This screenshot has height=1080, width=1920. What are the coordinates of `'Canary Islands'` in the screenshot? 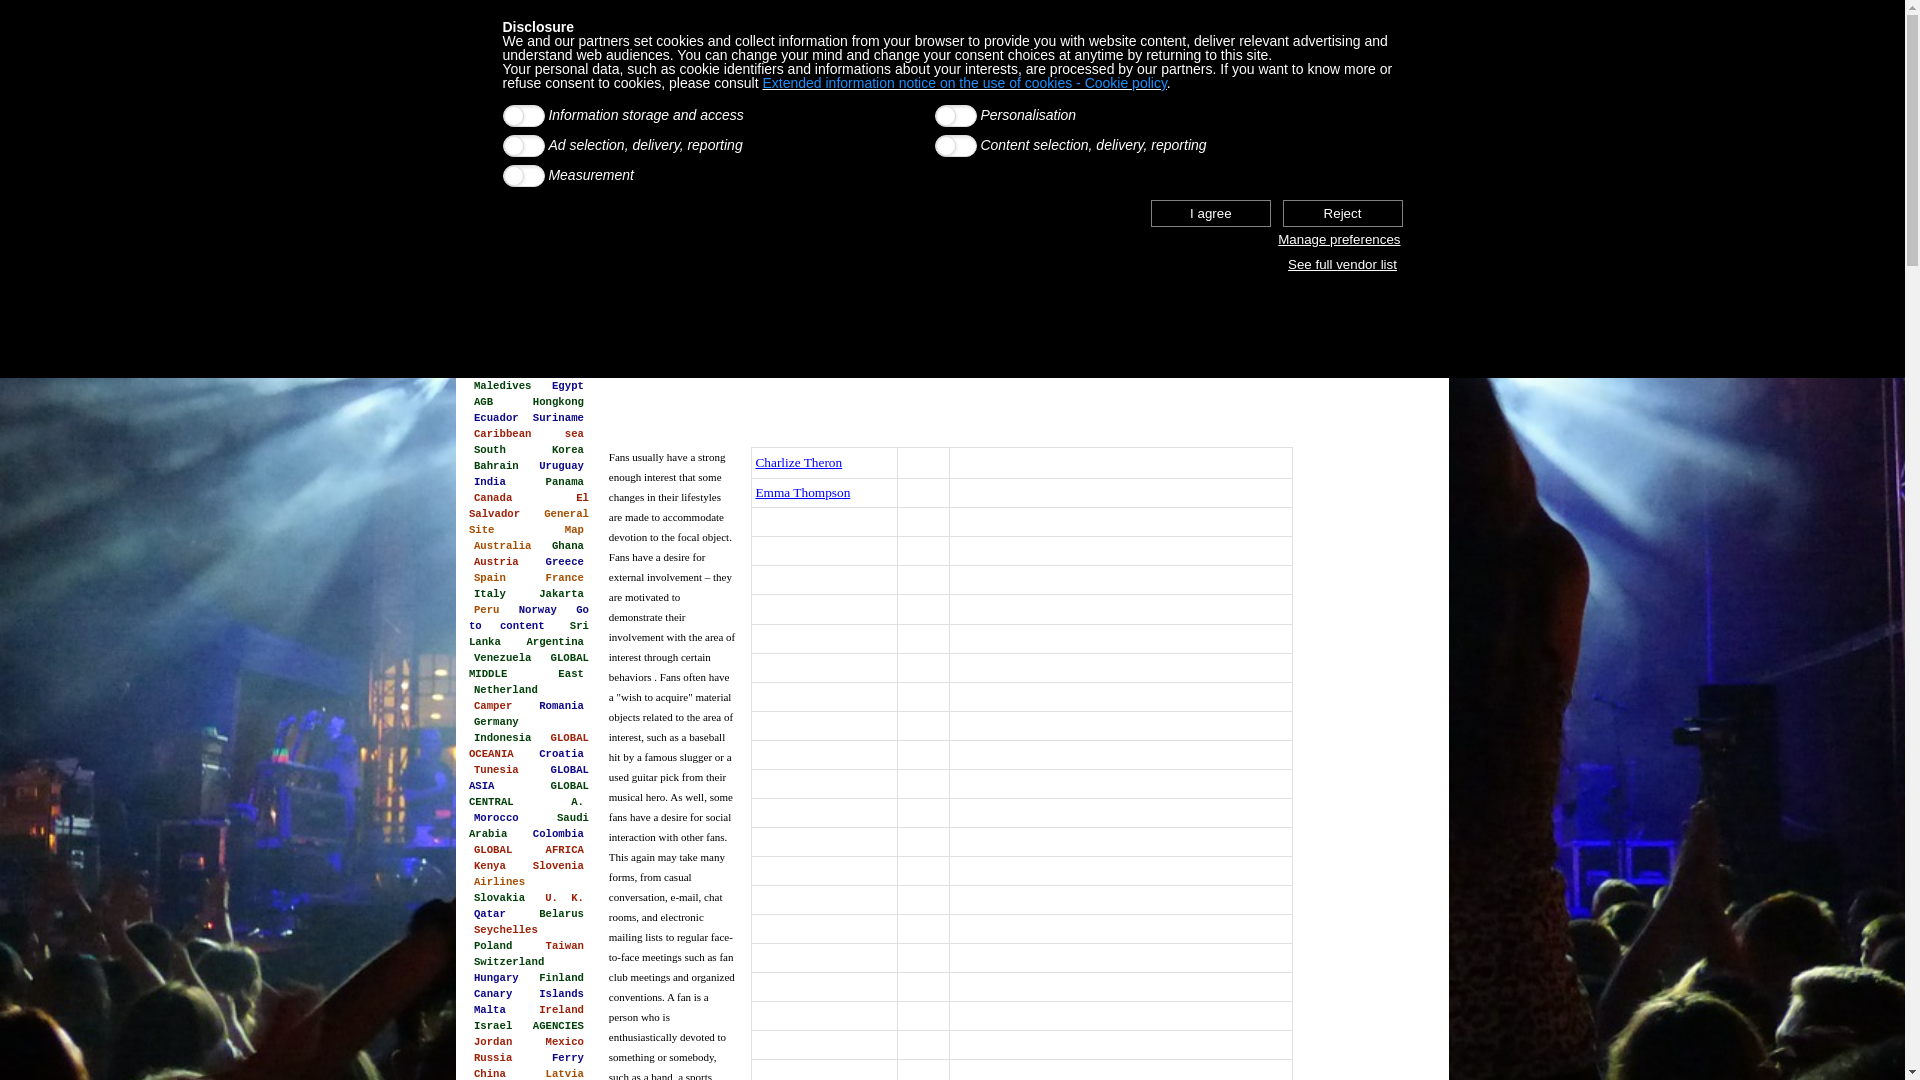 It's located at (528, 994).